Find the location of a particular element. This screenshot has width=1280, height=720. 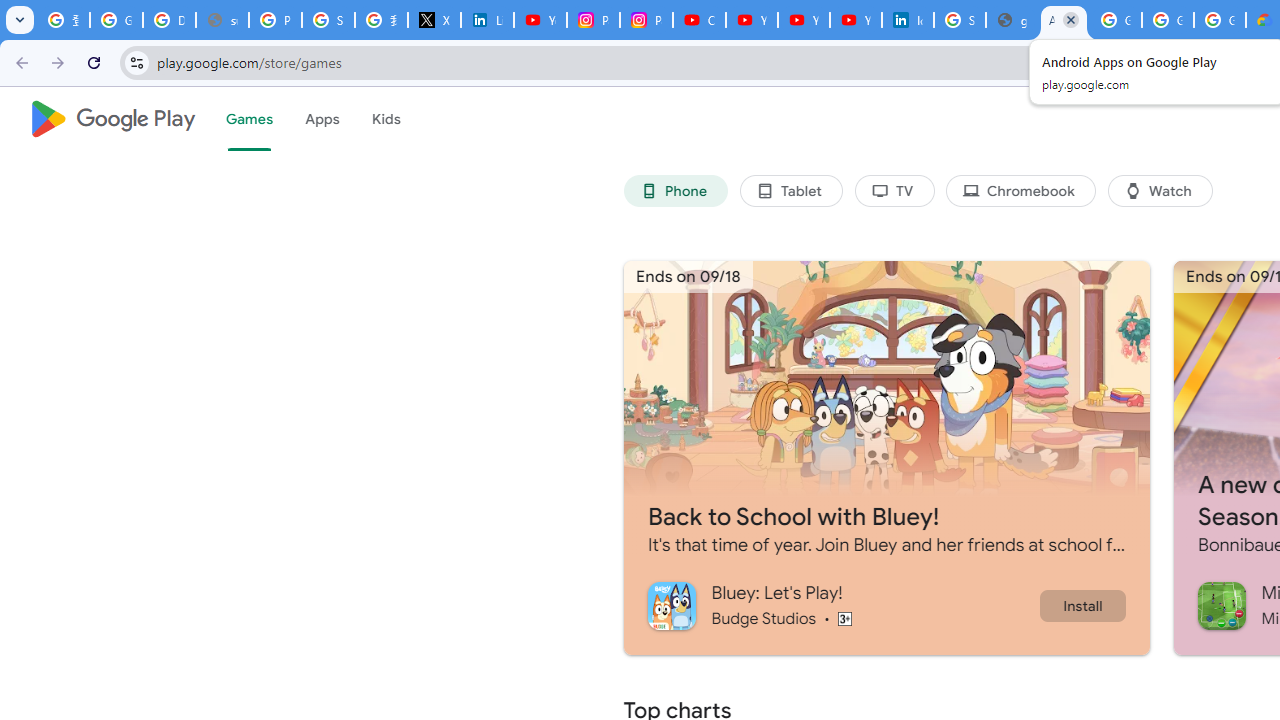

'Watch' is located at coordinates (1160, 191).